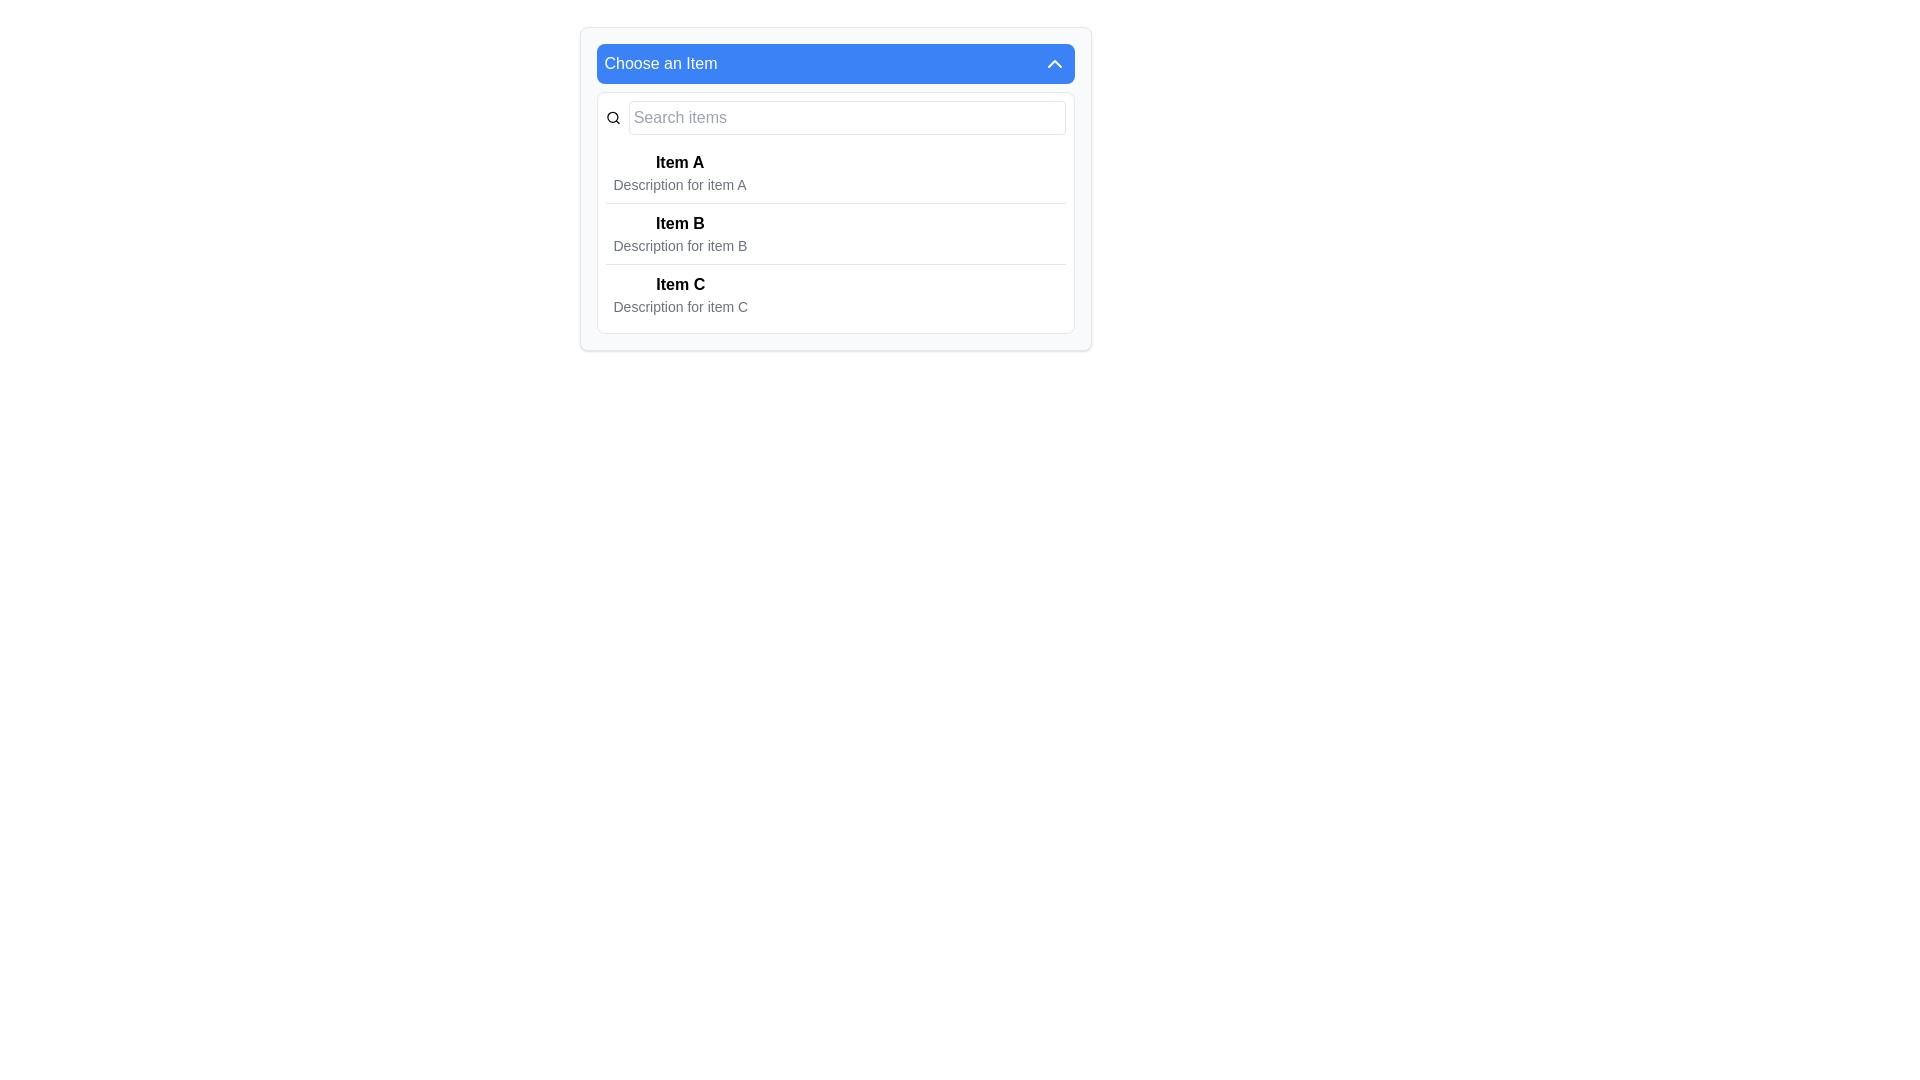  Describe the element at coordinates (680, 285) in the screenshot. I see `text of the third item in the dropdown list titled 'Choose an Item', which represents 'Item C'` at that location.